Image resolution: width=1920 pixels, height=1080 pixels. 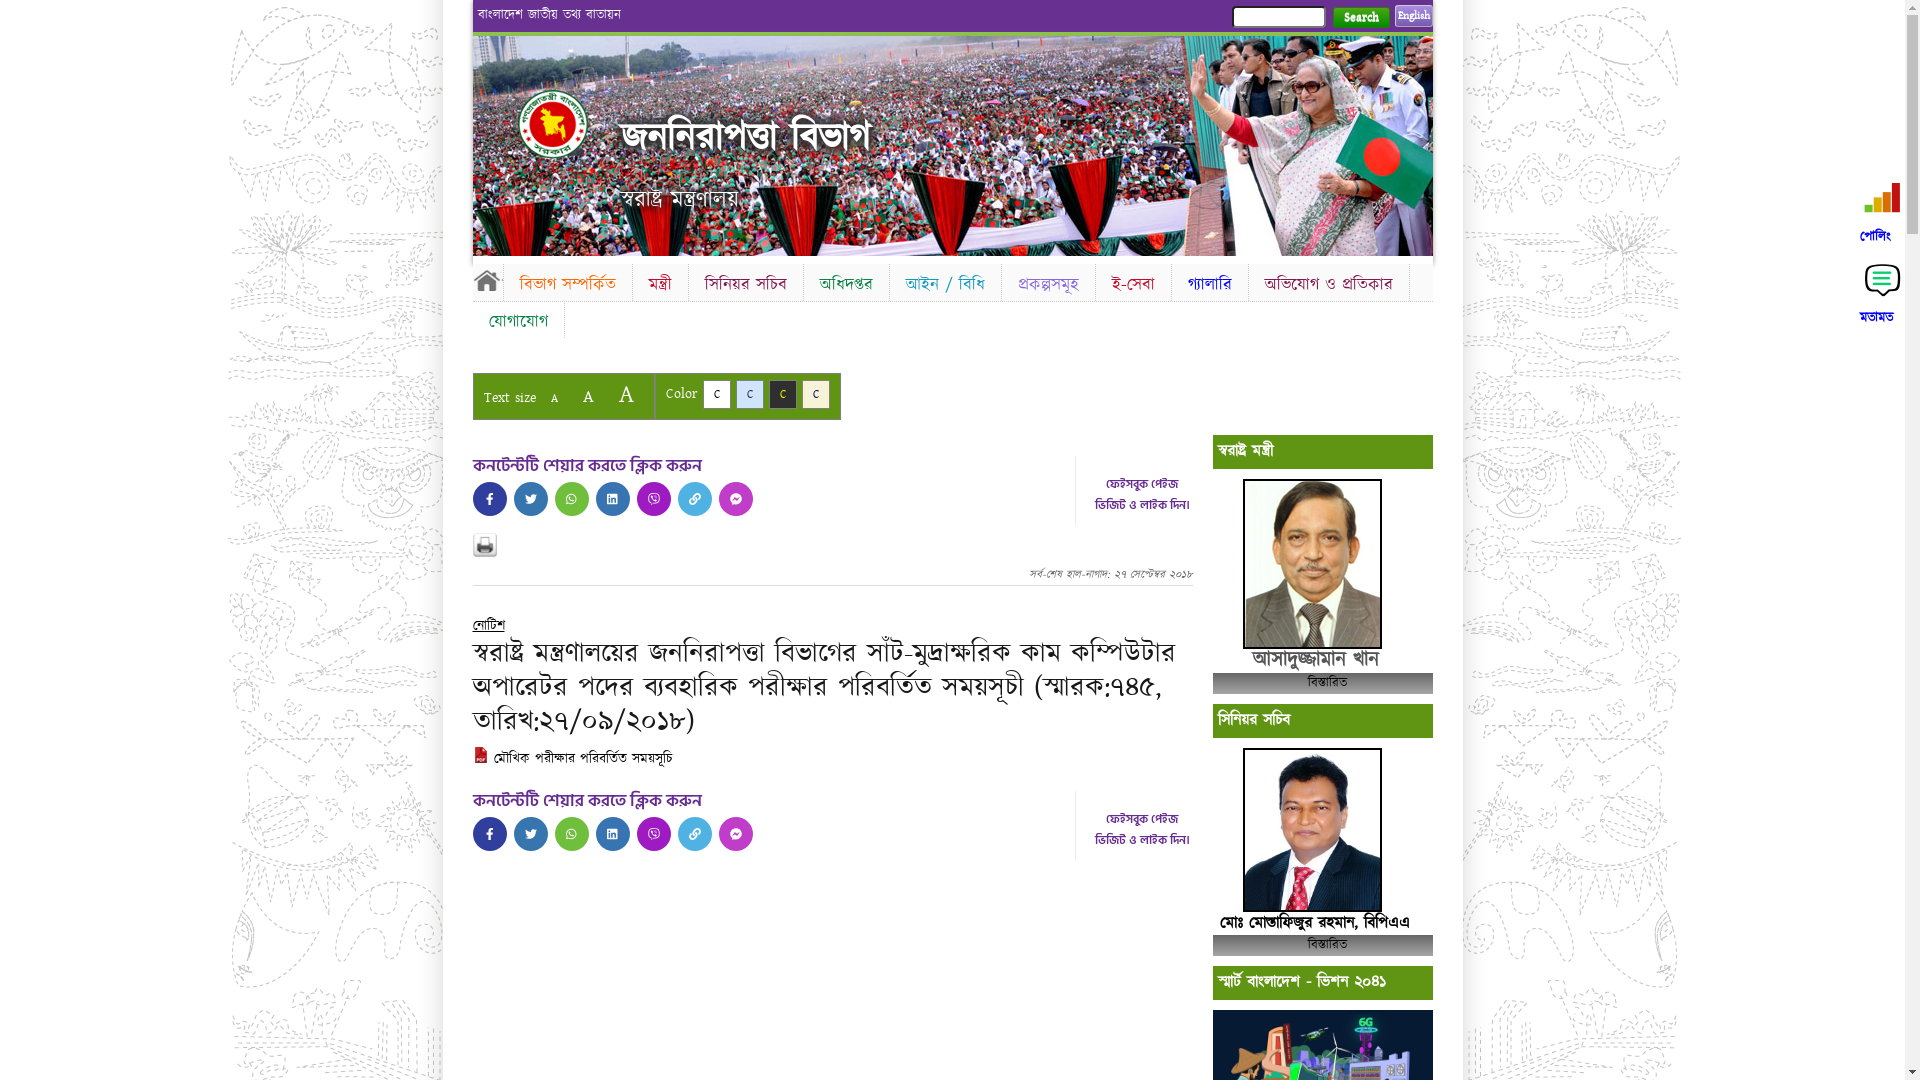 What do you see at coordinates (486, 280) in the screenshot?
I see `'Home'` at bounding box center [486, 280].